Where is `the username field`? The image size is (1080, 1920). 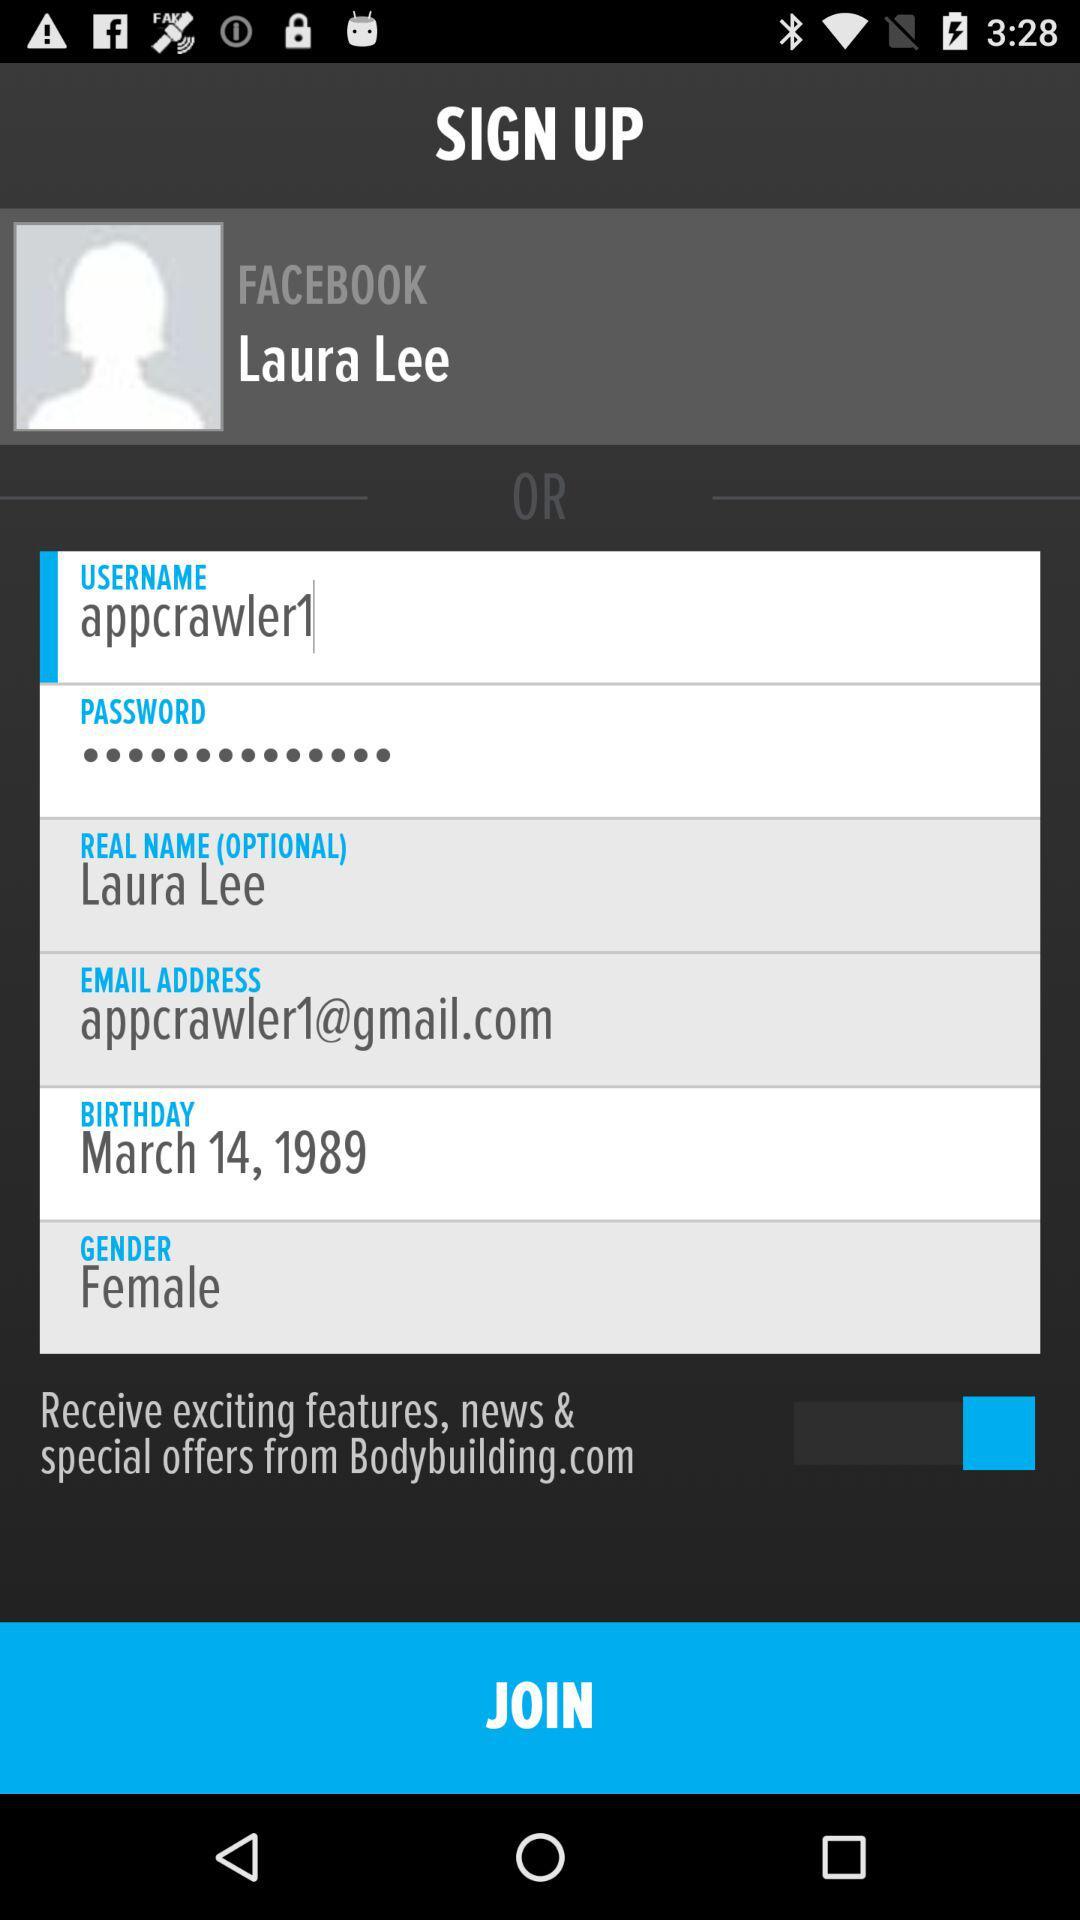
the username field is located at coordinates (540, 616).